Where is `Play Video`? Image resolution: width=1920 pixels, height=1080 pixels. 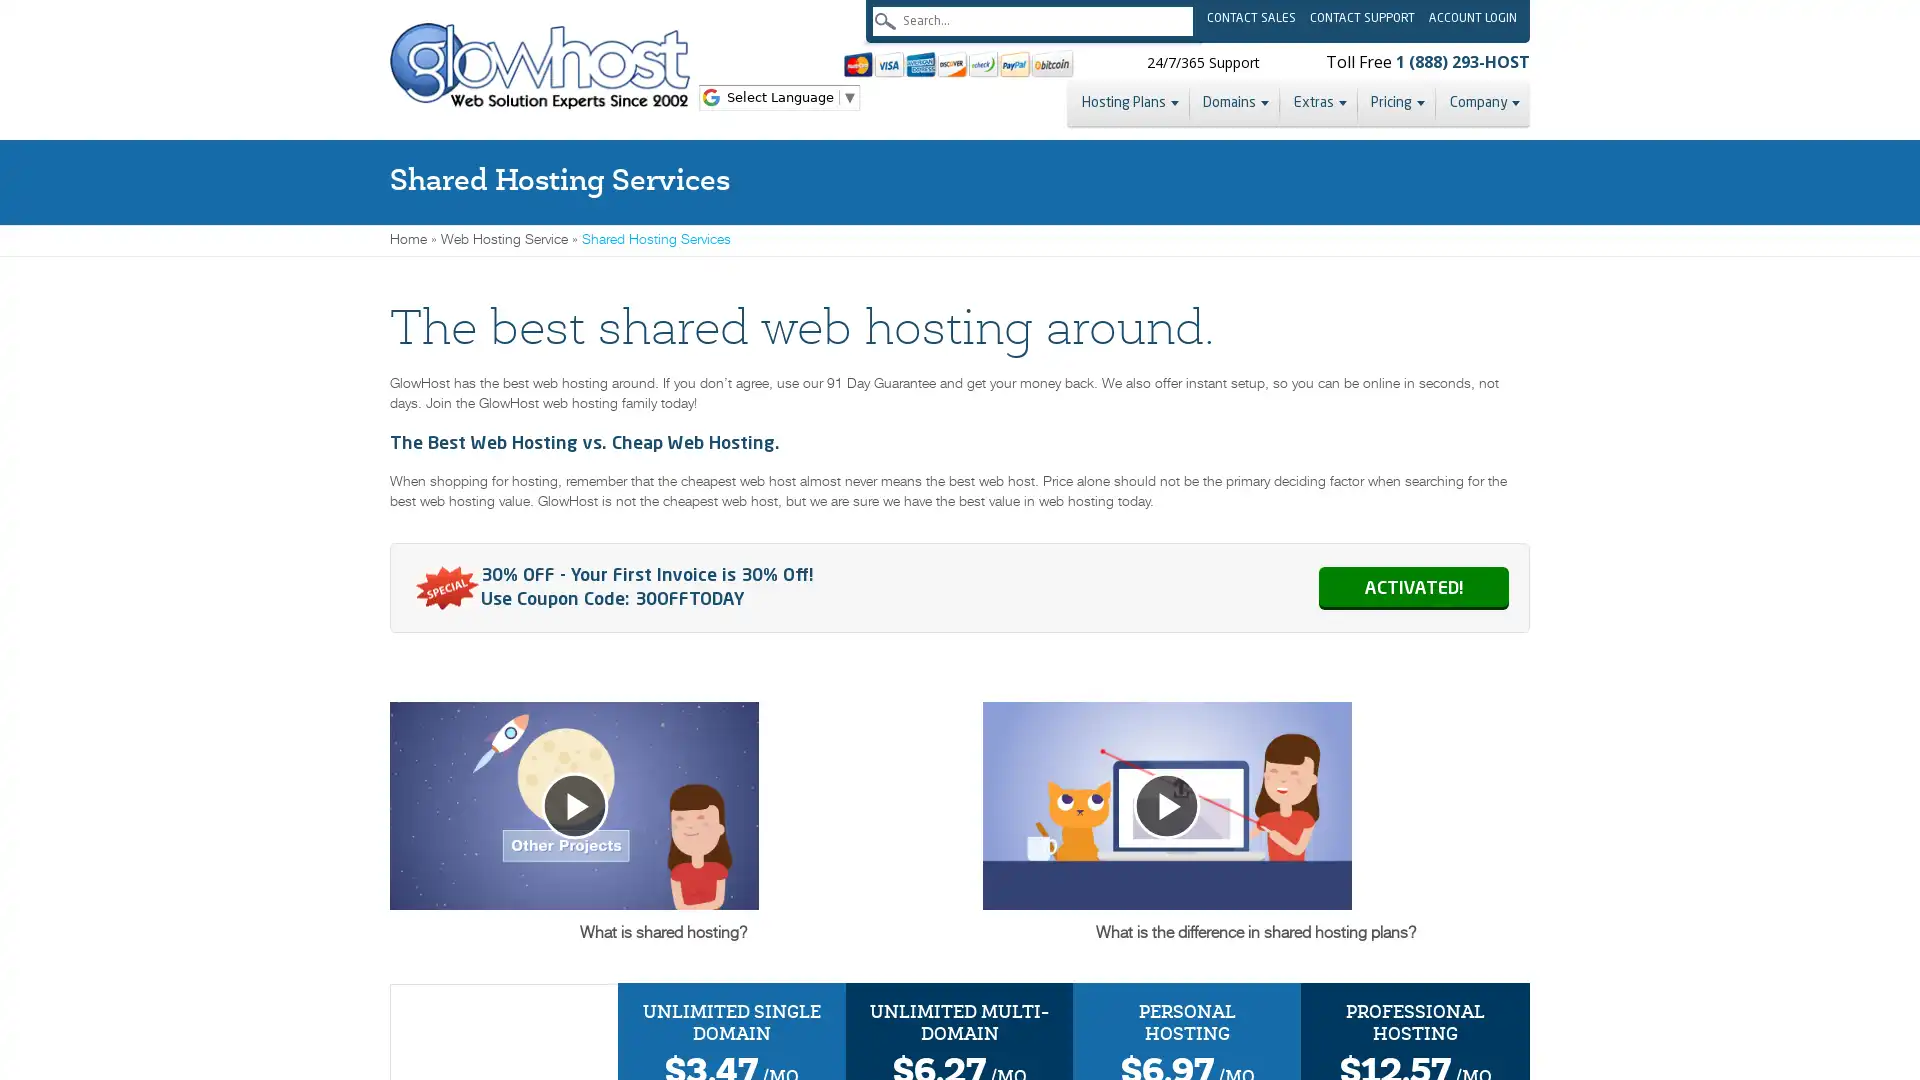 Play Video is located at coordinates (662, 855).